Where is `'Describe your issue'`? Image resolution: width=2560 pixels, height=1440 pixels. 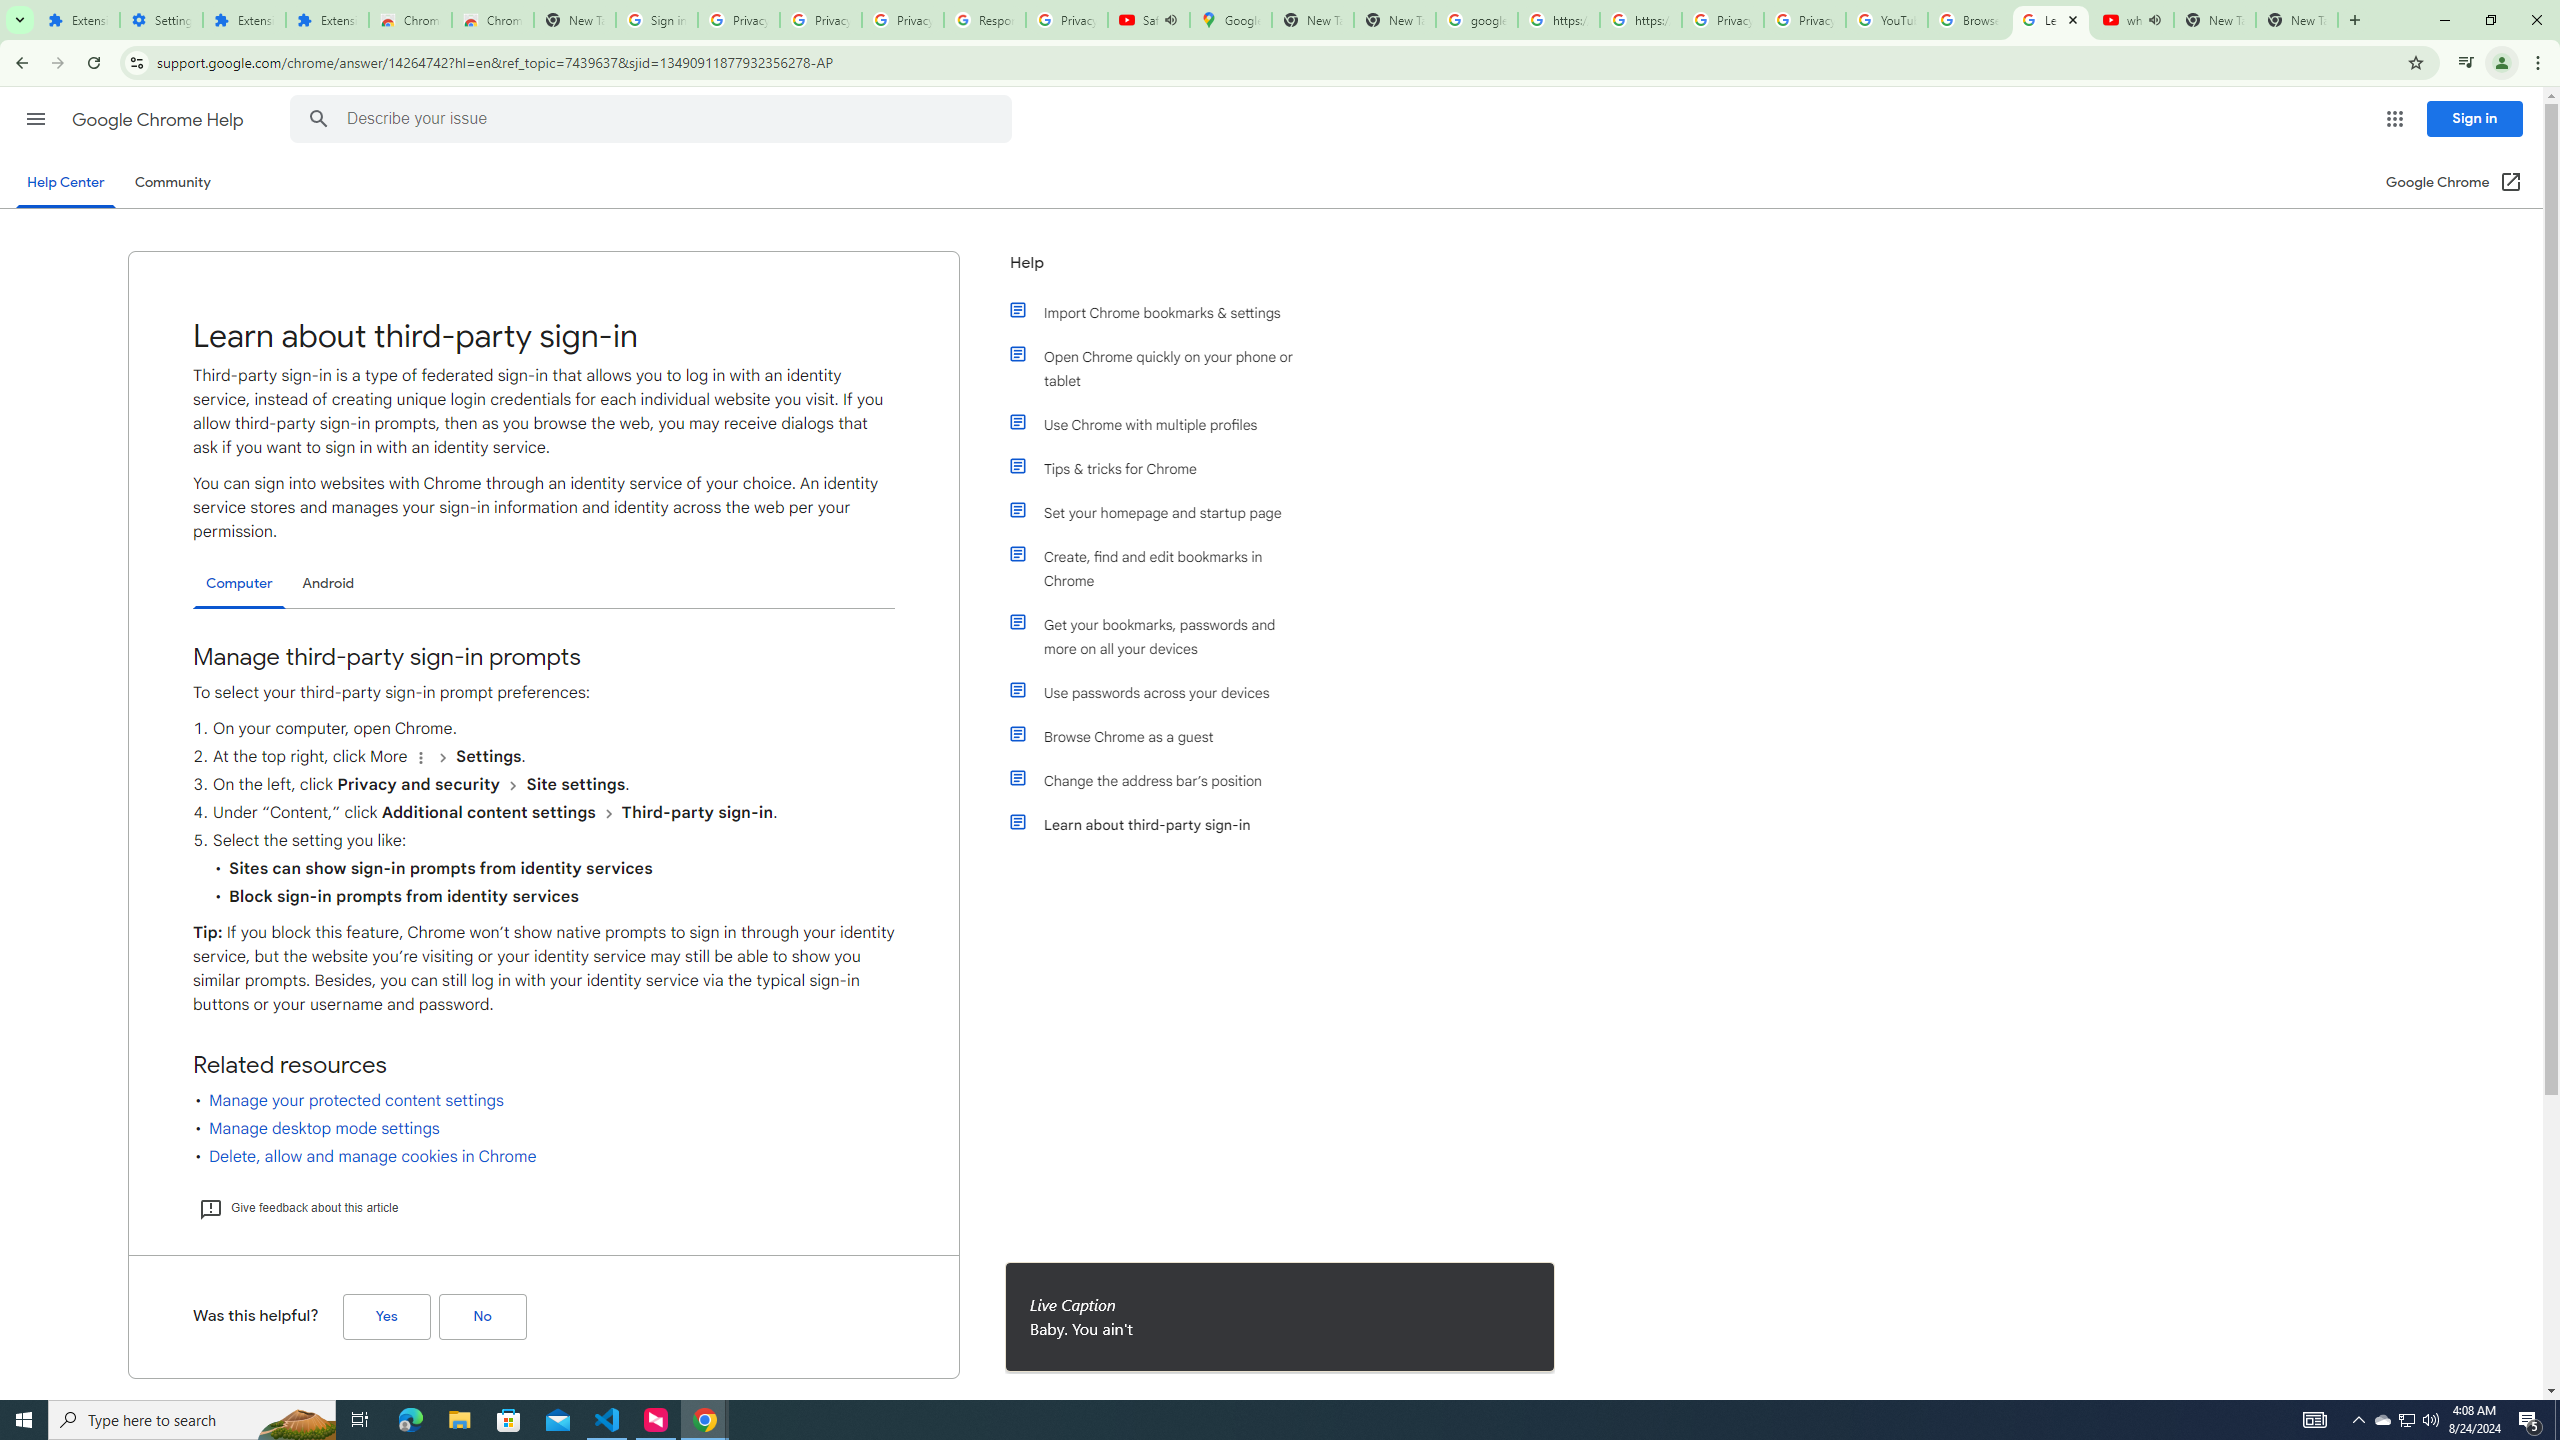
'Describe your issue' is located at coordinates (653, 118).